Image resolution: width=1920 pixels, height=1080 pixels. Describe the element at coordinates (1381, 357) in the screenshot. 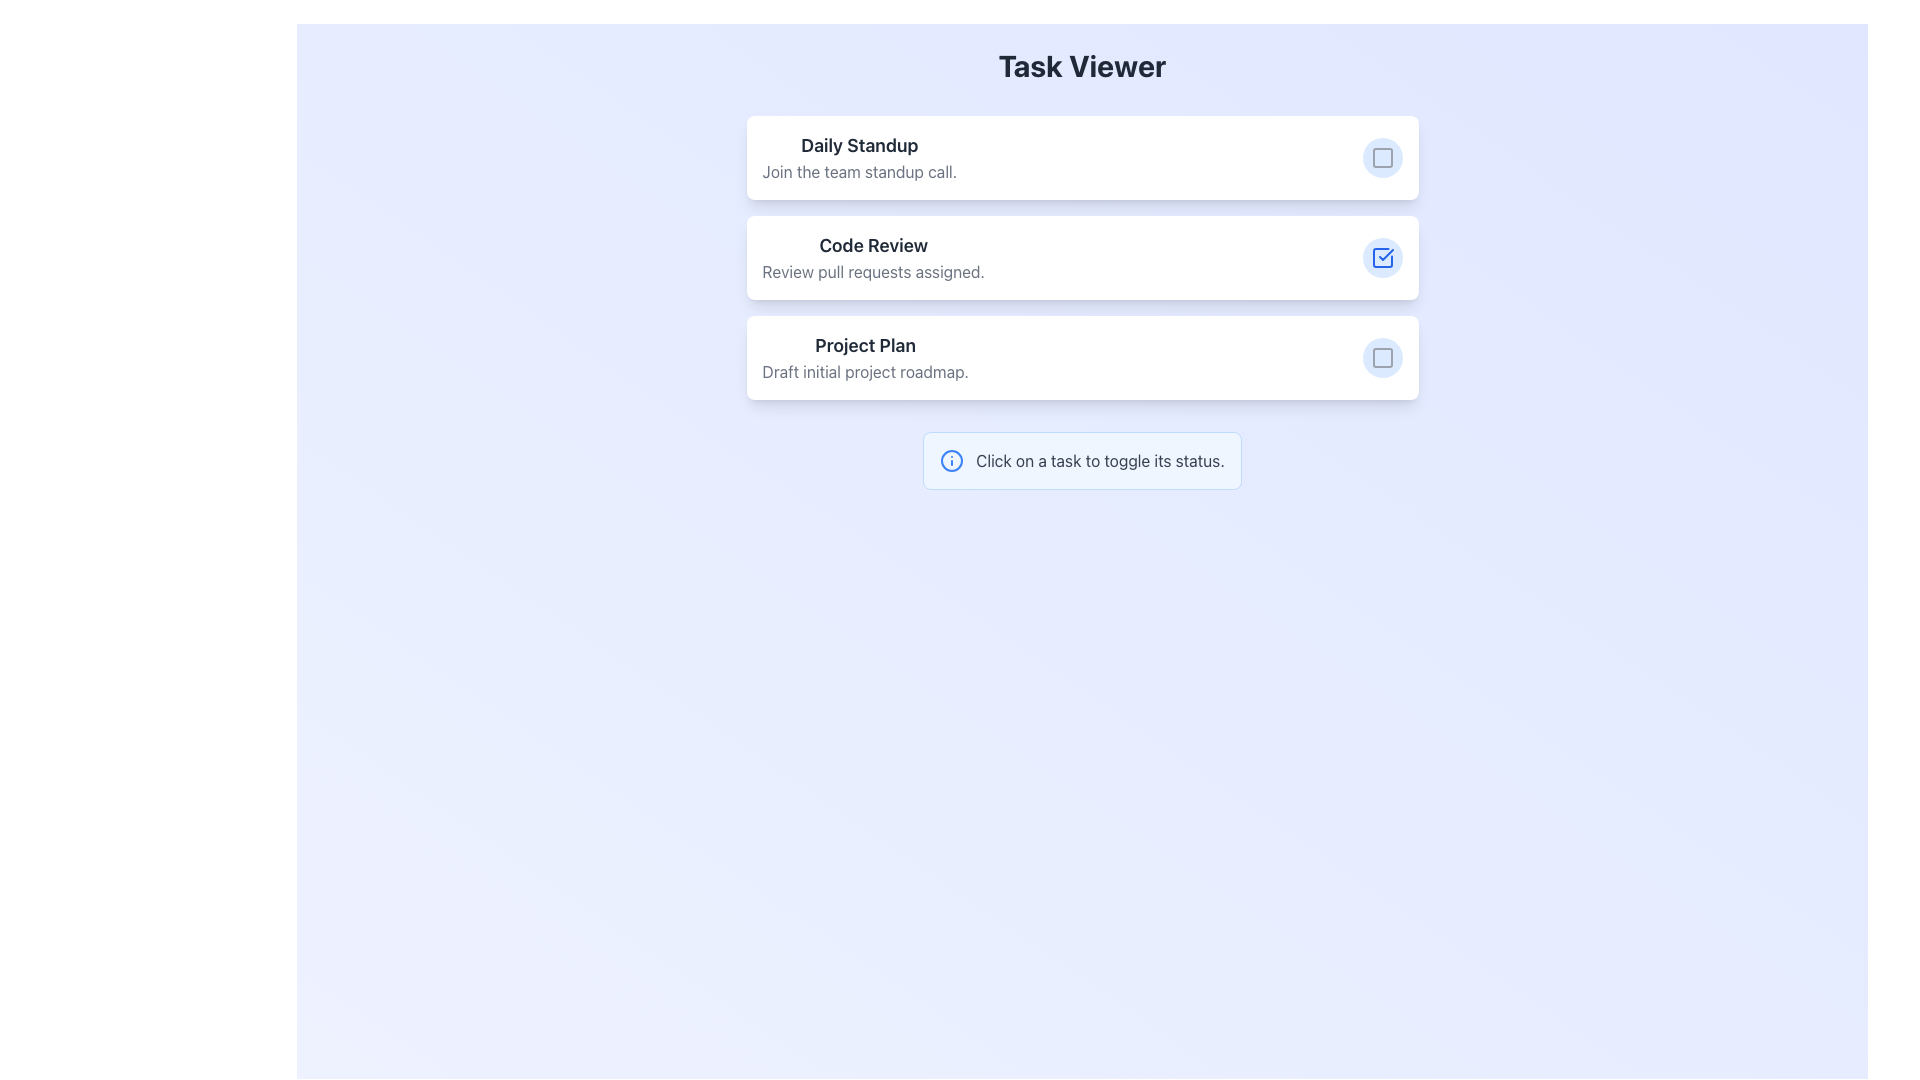

I see `the button located at the far right inside the 'Project Plan' task card` at that location.